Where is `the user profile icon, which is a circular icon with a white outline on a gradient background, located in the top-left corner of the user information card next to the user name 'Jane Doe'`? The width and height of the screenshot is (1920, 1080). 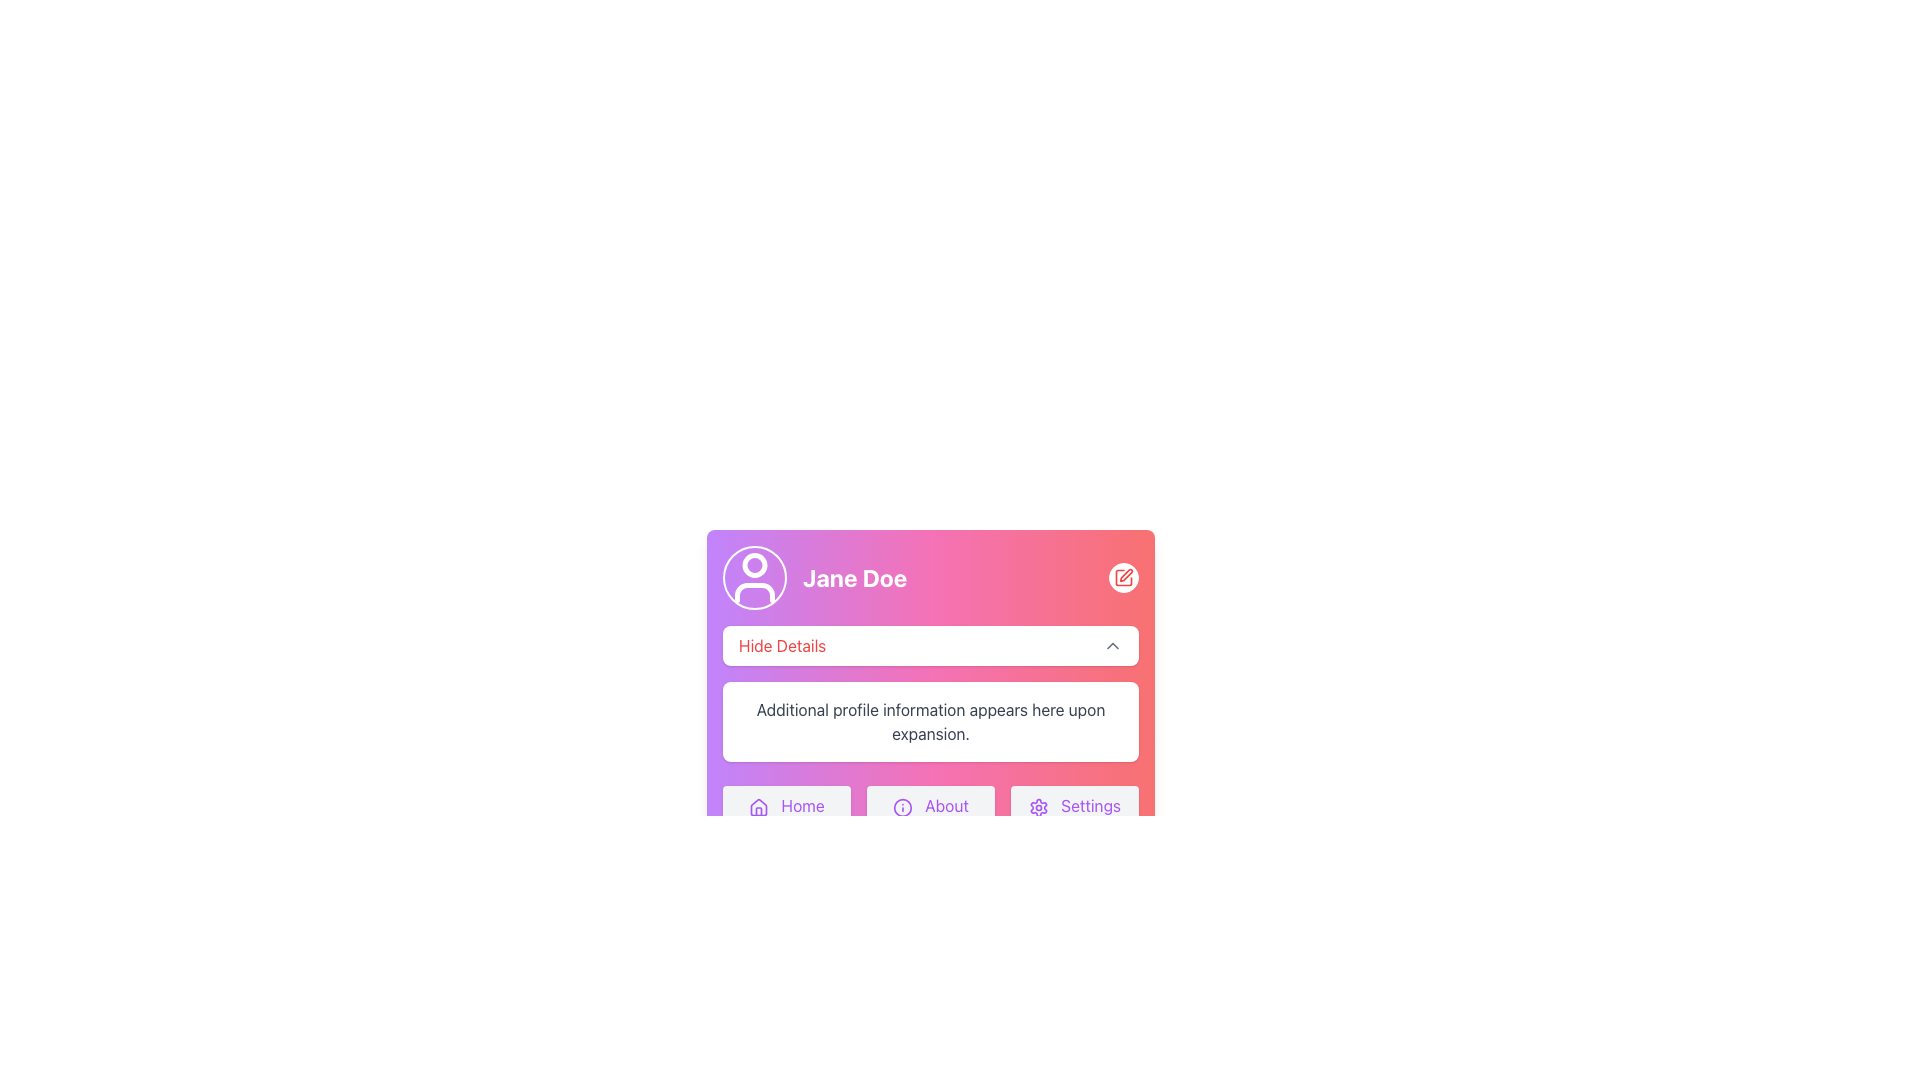 the user profile icon, which is a circular icon with a white outline on a gradient background, located in the top-left corner of the user information card next to the user name 'Jane Doe' is located at coordinates (753, 578).